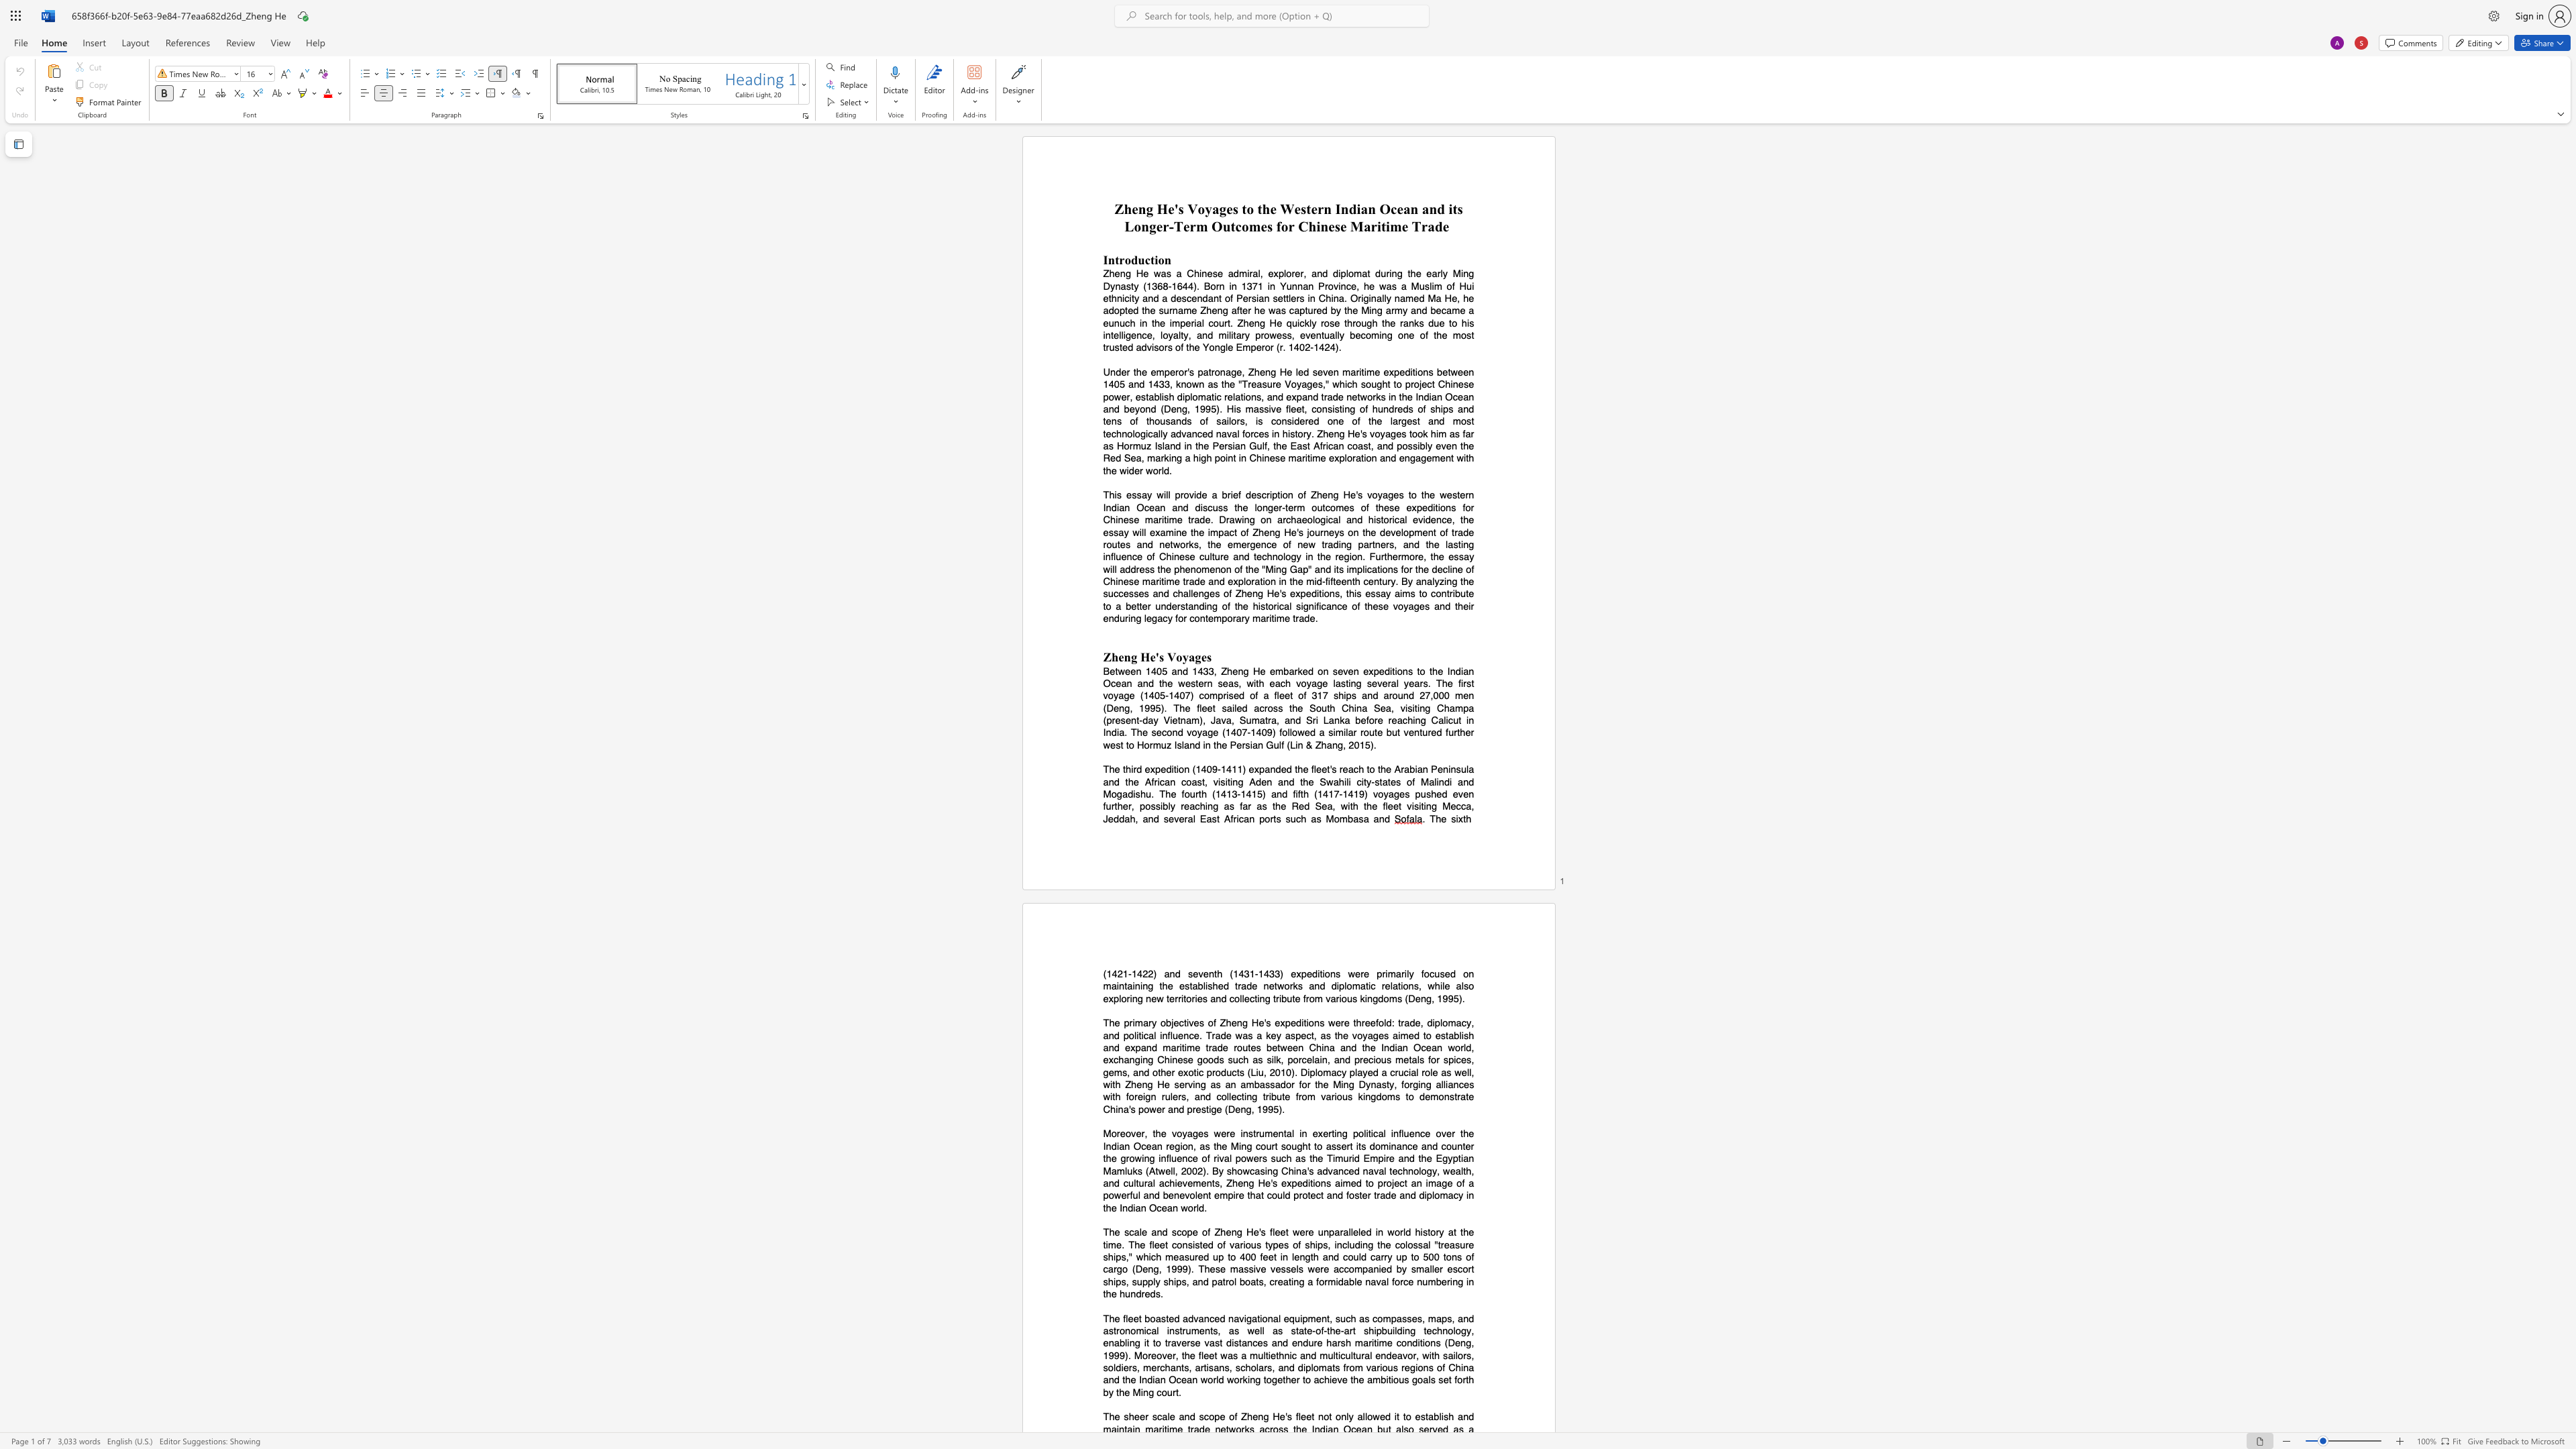  Describe the element at coordinates (1103, 617) in the screenshot. I see `the subset text "enduri" within the text "This essay will provide a brief description of Zheng He"` at that location.